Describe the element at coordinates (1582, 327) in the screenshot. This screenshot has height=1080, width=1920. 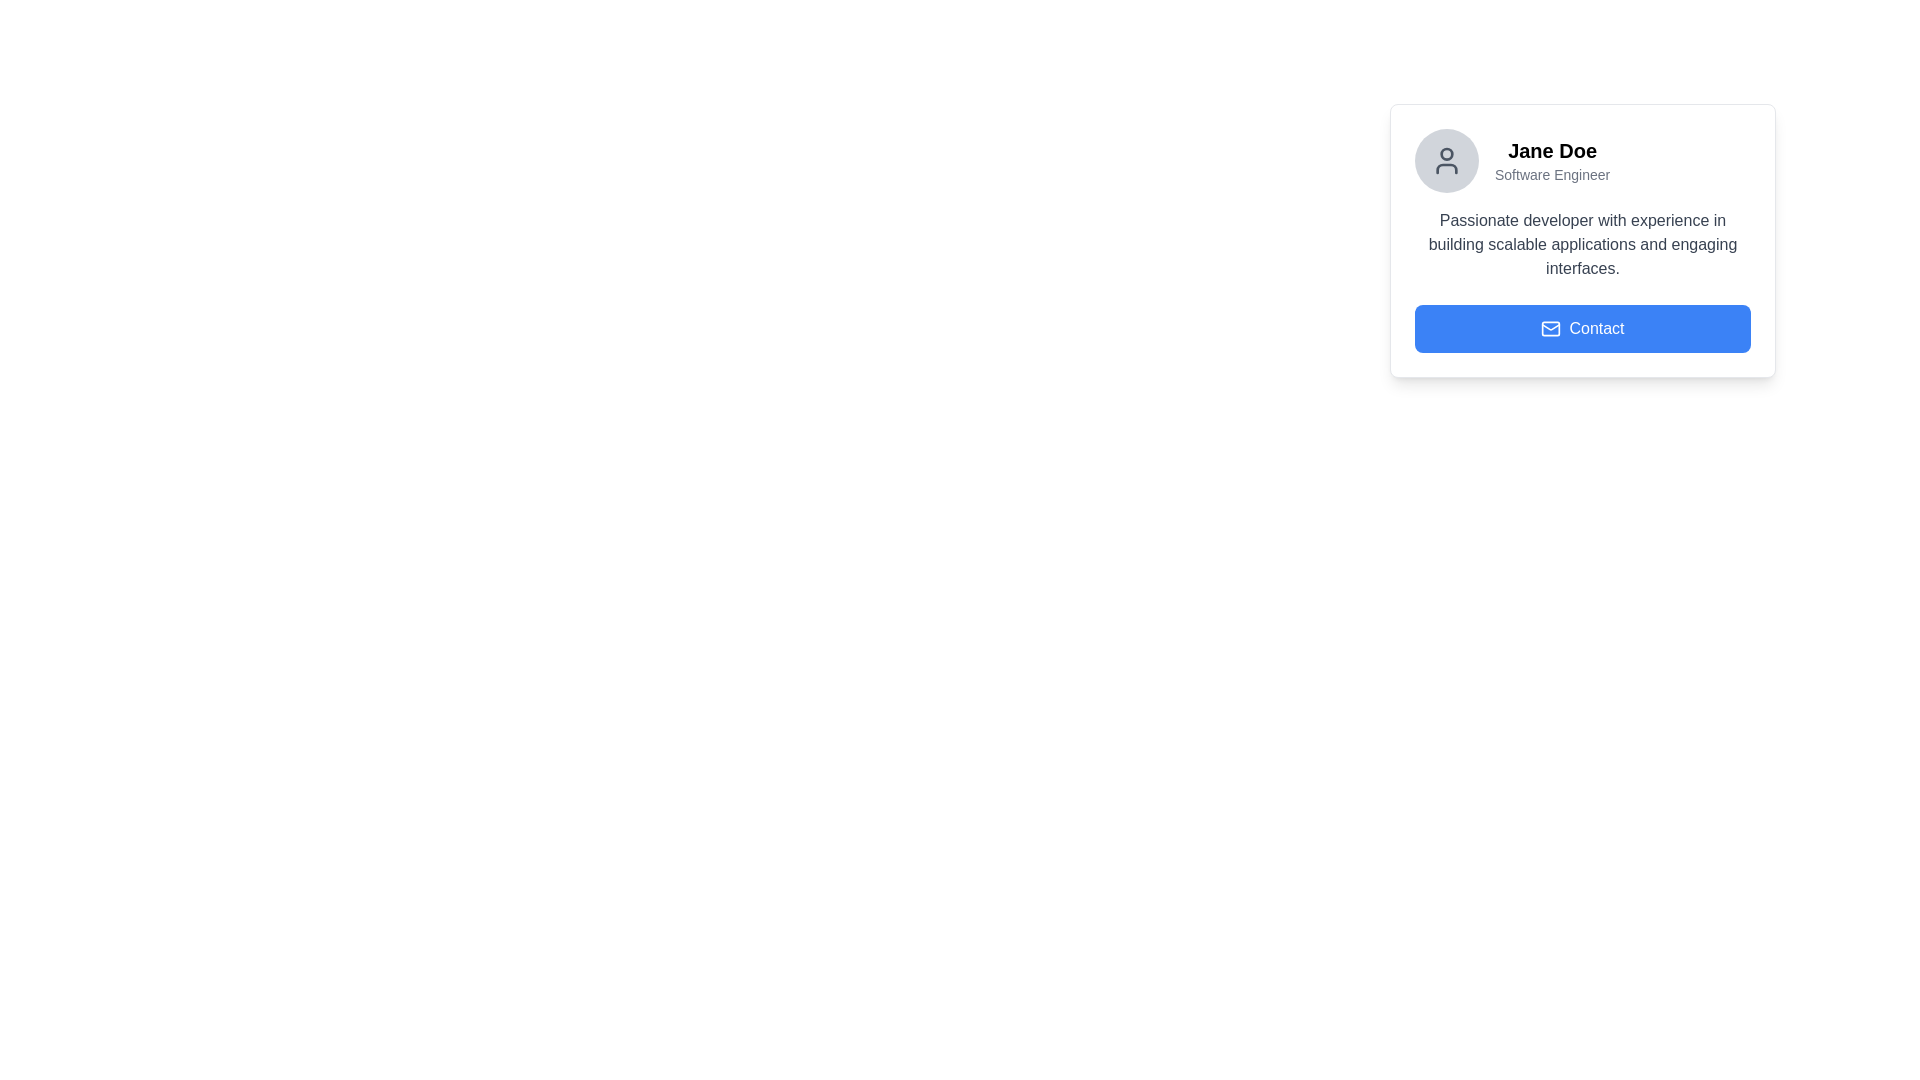
I see `the contact button located at the bottom of the profile card layout` at that location.